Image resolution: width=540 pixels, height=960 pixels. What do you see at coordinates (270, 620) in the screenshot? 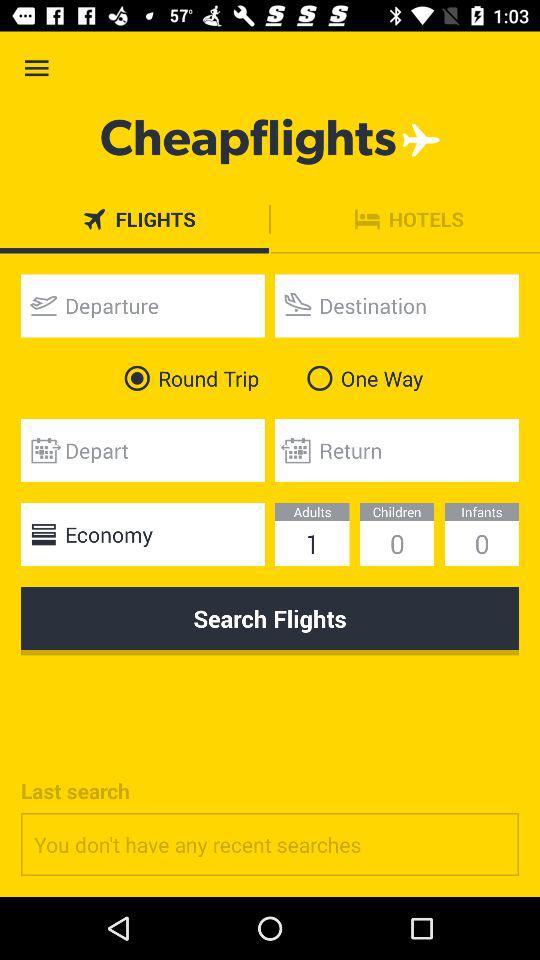
I see `the search flights` at bounding box center [270, 620].